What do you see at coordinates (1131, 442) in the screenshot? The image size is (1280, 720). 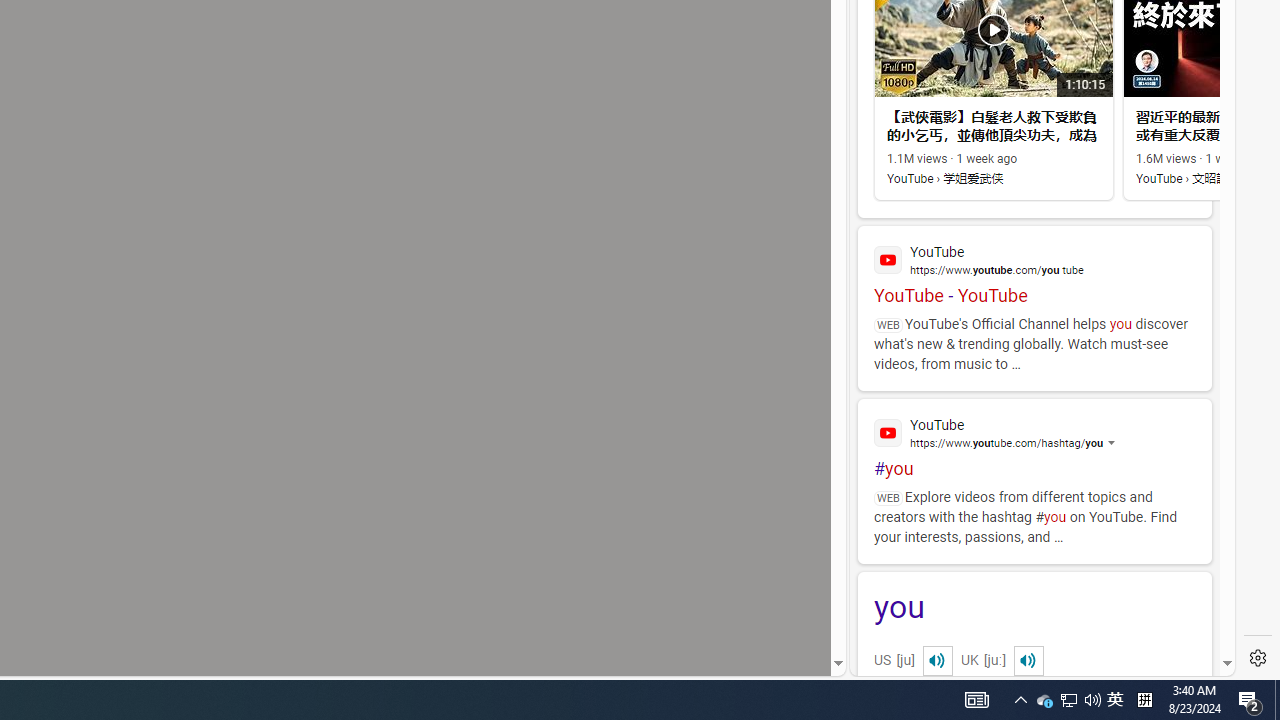 I see `'Actions for this site'` at bounding box center [1131, 442].